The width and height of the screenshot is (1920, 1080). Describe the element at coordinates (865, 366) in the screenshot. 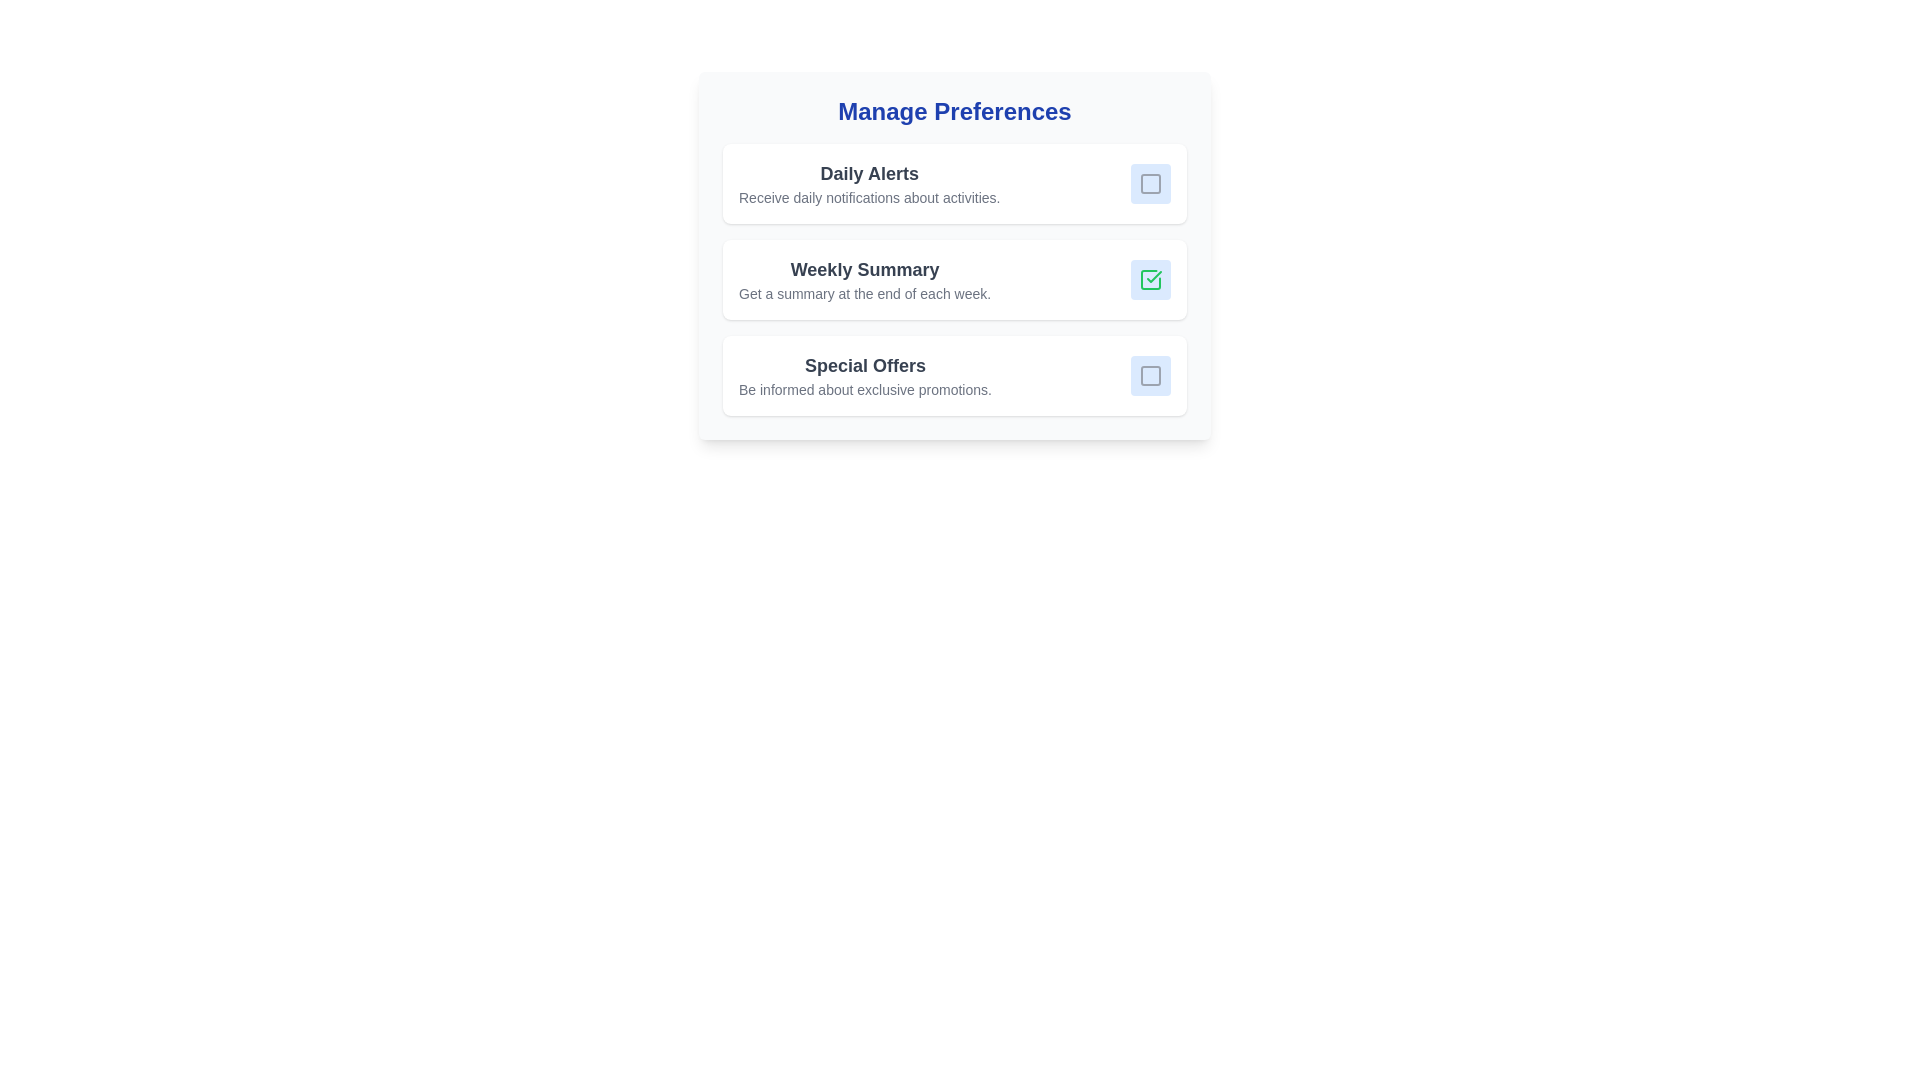

I see `the text label that serves as the title for the third preference section under 'Manage Preferences', which is the first line of a two-line entry` at that location.